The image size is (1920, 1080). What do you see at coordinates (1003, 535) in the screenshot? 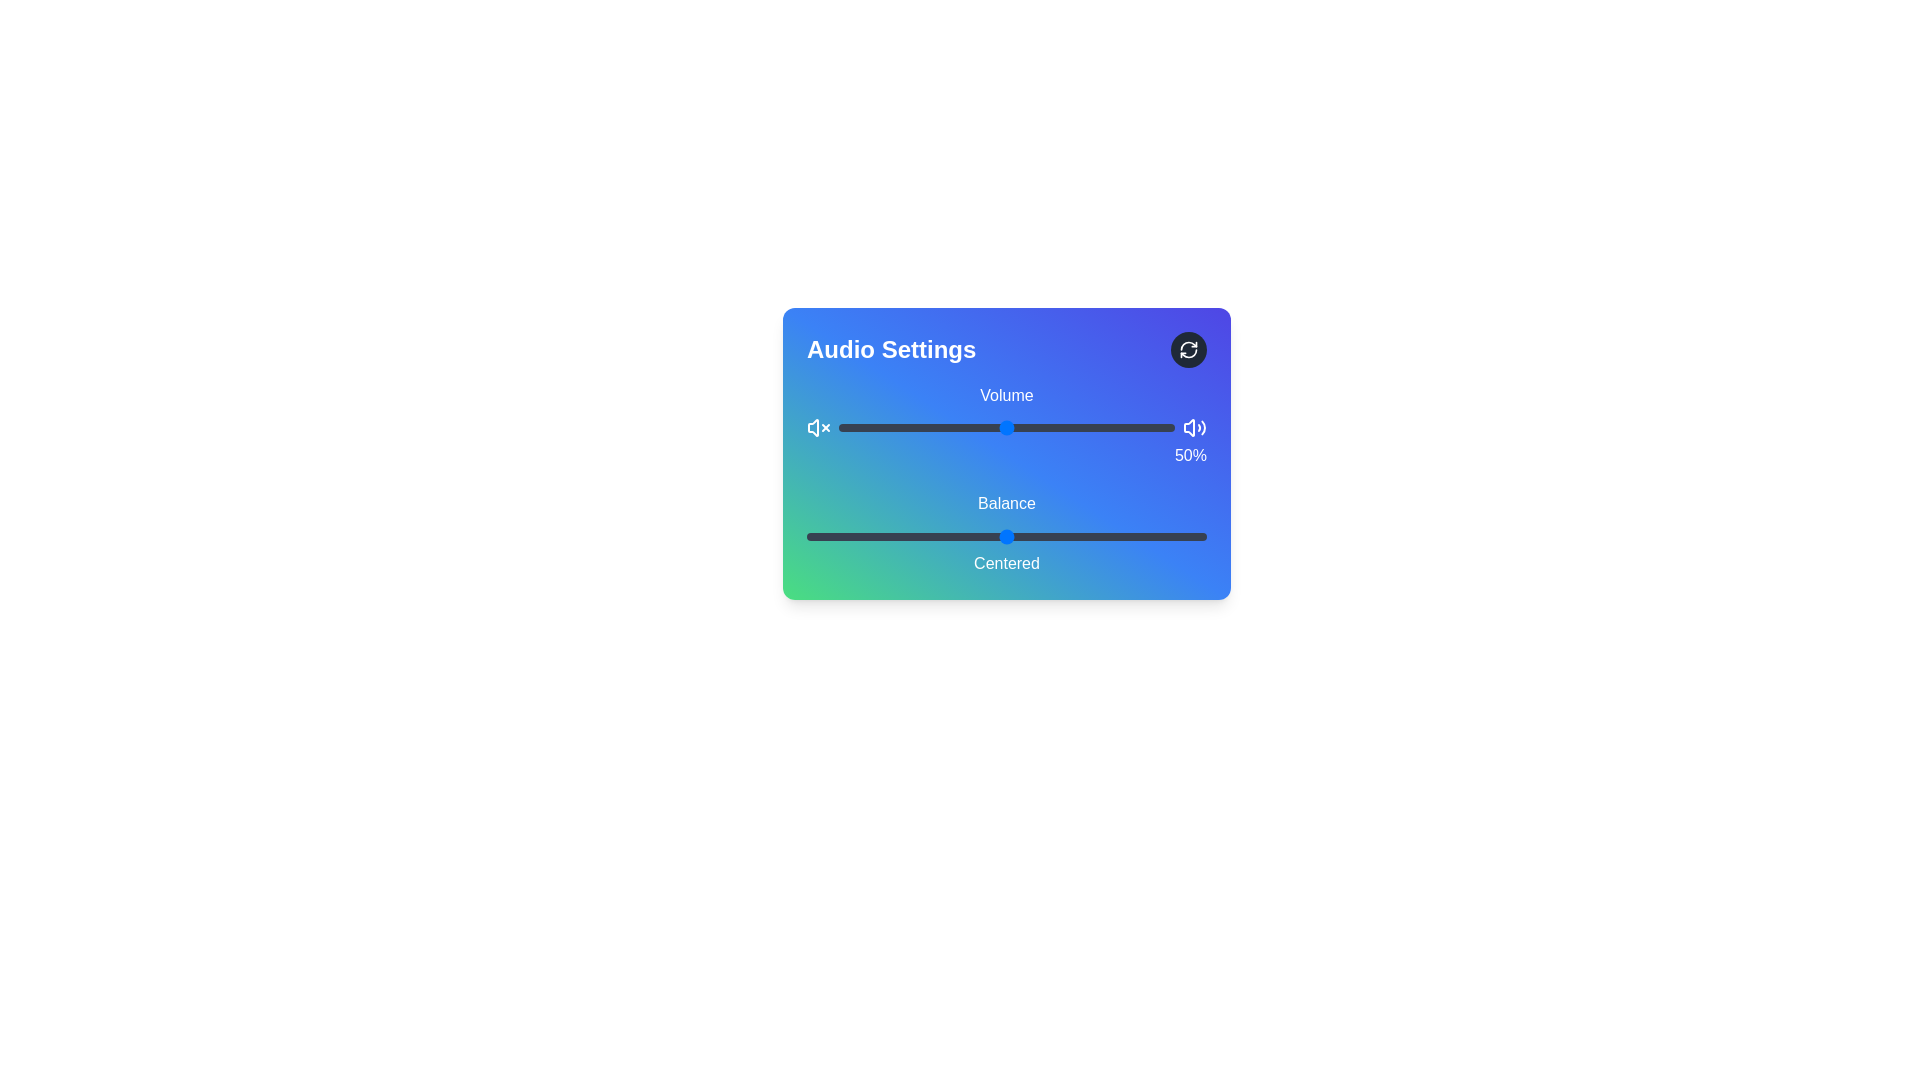
I see `the balance slider` at bounding box center [1003, 535].